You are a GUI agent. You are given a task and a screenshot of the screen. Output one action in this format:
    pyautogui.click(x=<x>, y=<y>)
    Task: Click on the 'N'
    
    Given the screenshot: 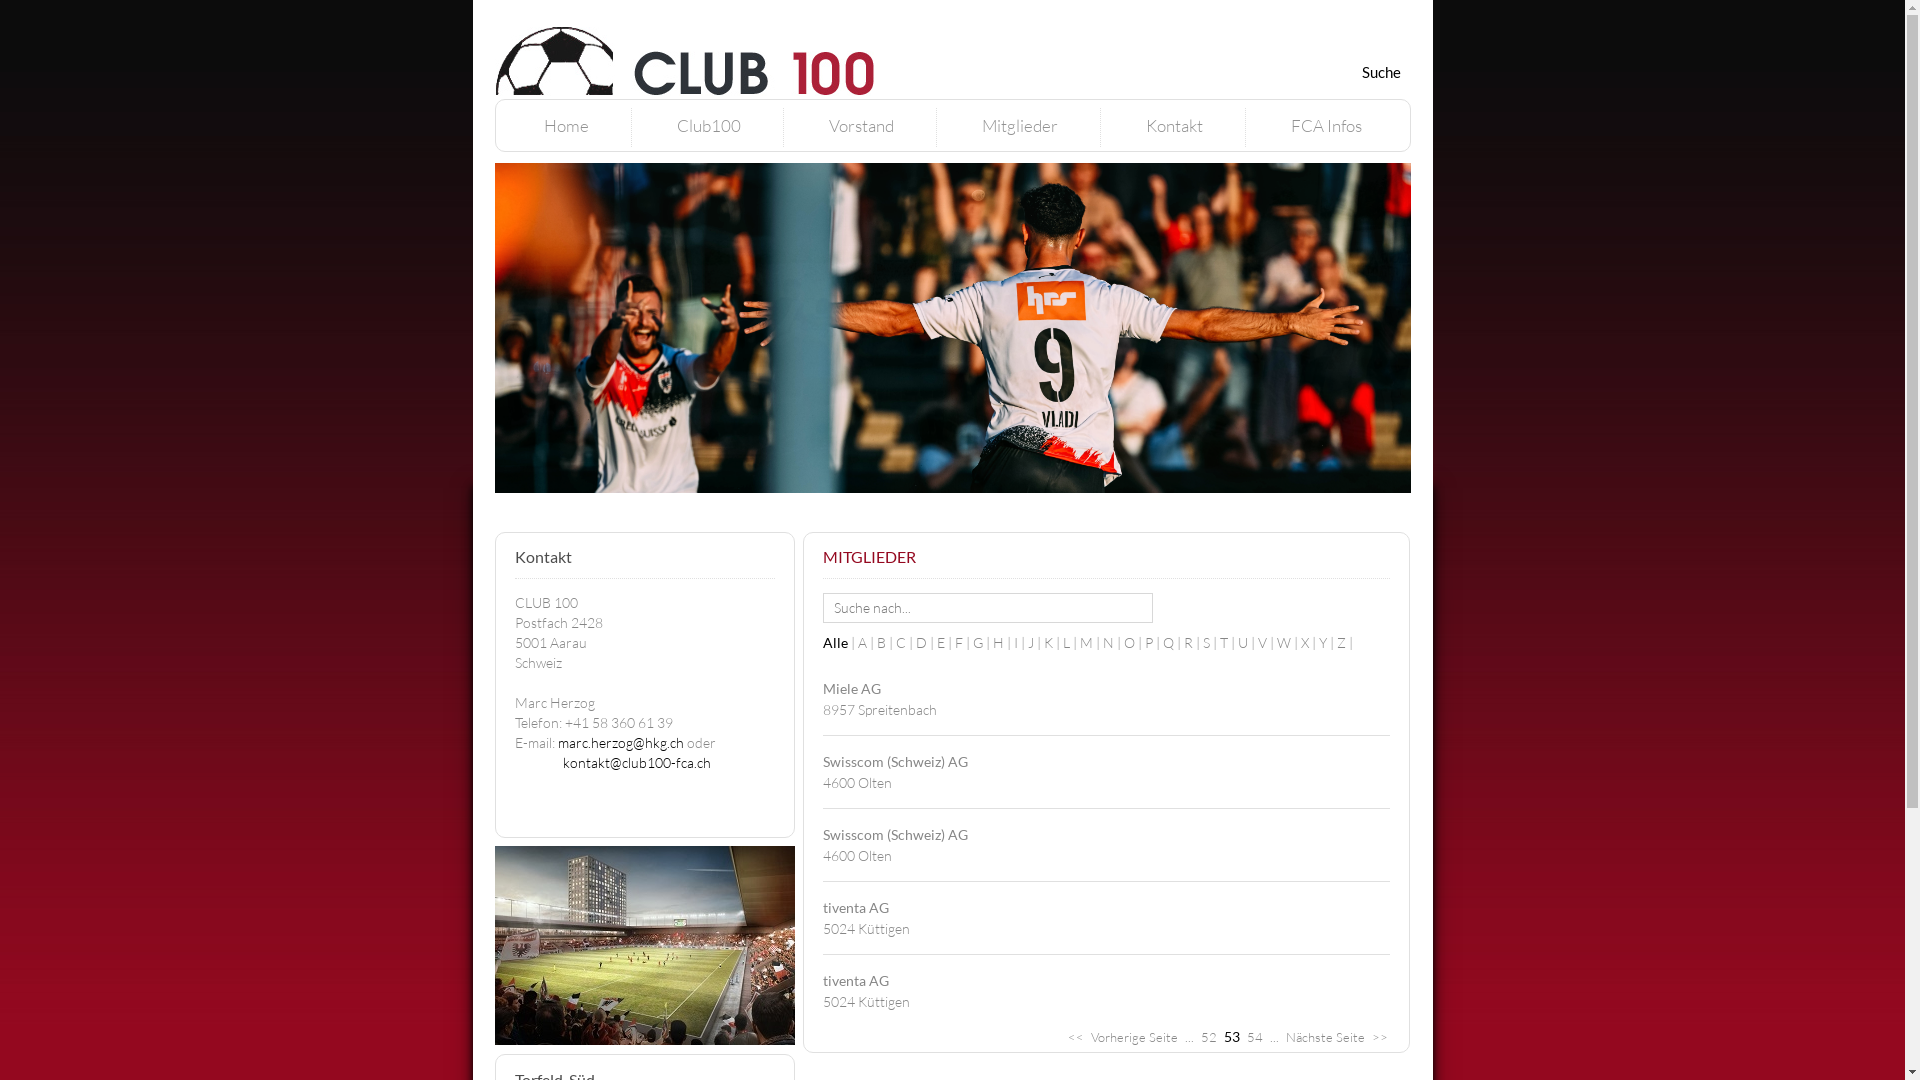 What is the action you would take?
    pyautogui.click(x=1111, y=642)
    